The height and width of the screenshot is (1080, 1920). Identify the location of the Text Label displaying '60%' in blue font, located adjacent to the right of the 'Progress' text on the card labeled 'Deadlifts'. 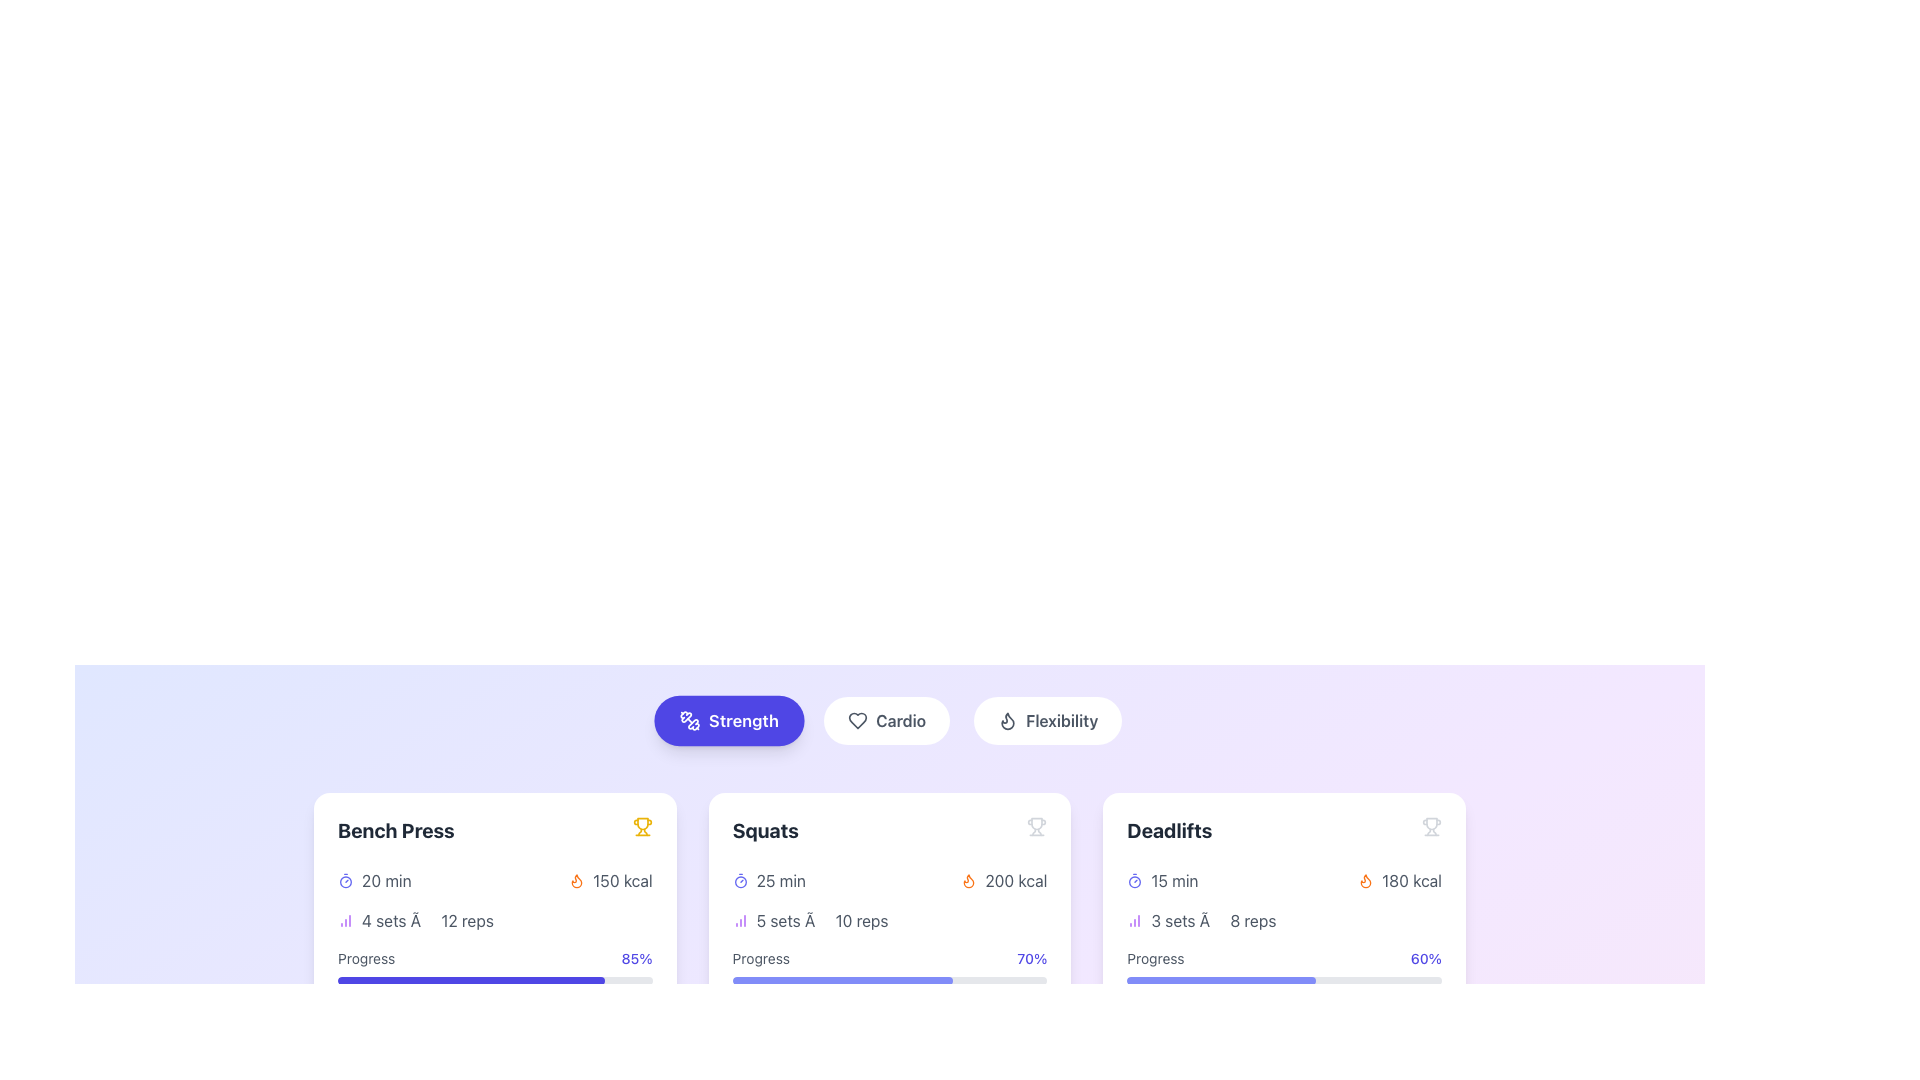
(1425, 958).